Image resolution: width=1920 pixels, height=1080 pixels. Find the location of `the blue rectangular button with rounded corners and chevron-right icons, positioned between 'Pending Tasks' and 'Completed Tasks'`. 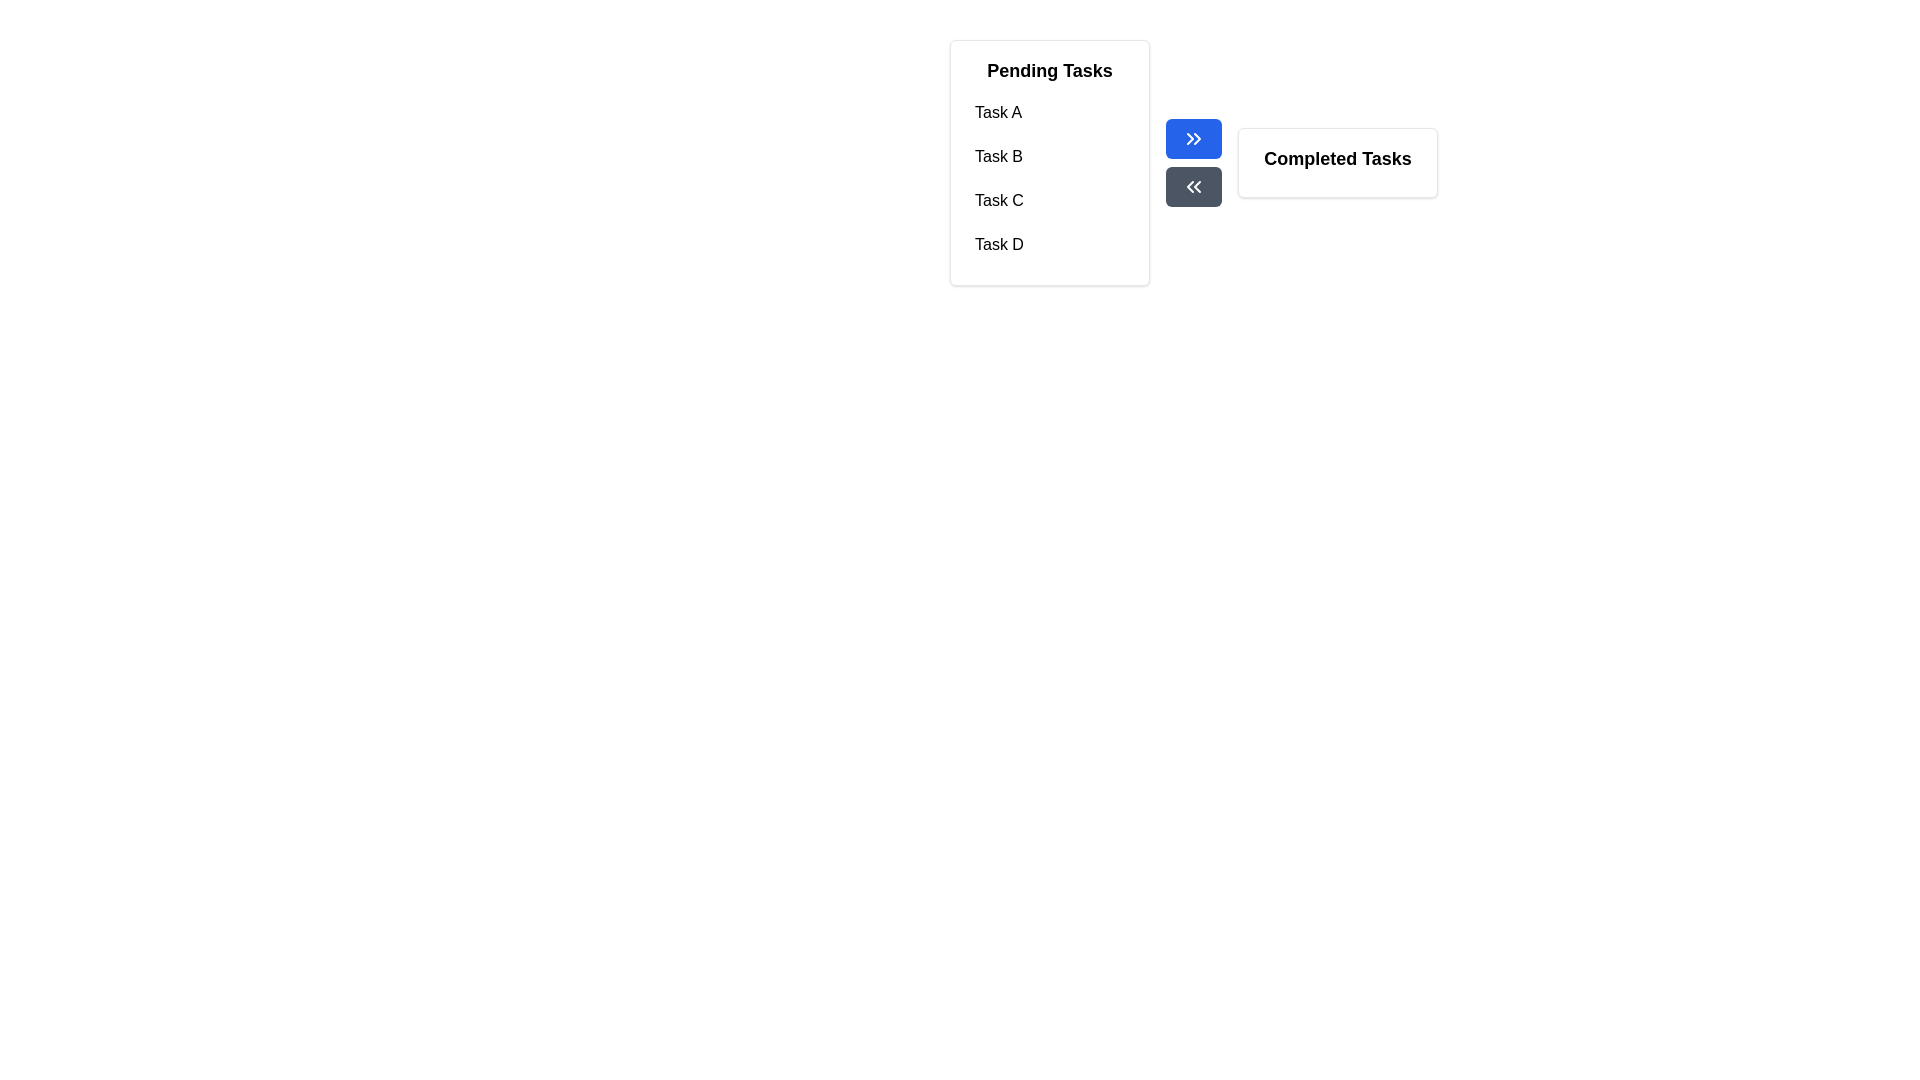

the blue rectangular button with rounded corners and chevron-right icons, positioned between 'Pending Tasks' and 'Completed Tasks' is located at coordinates (1194, 137).